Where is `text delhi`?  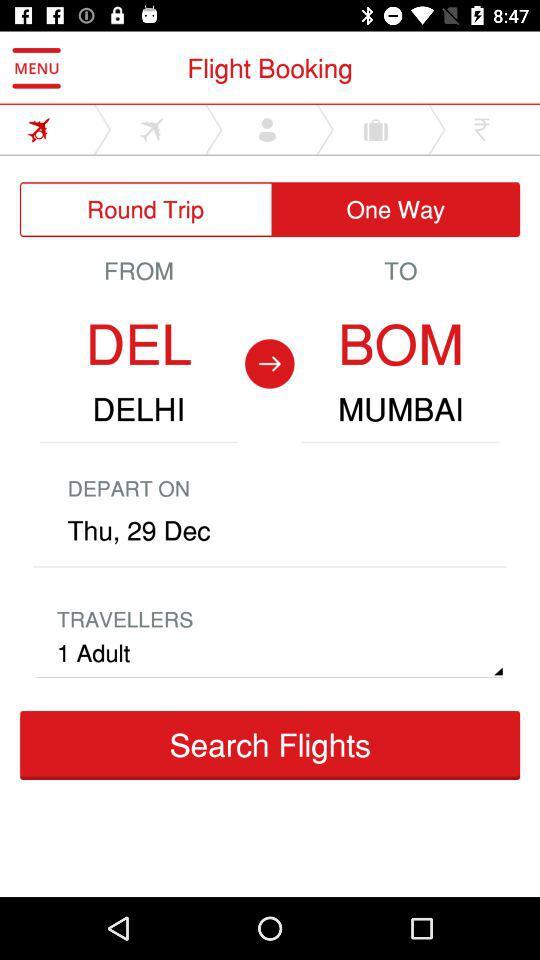
text delhi is located at coordinates (137, 409).